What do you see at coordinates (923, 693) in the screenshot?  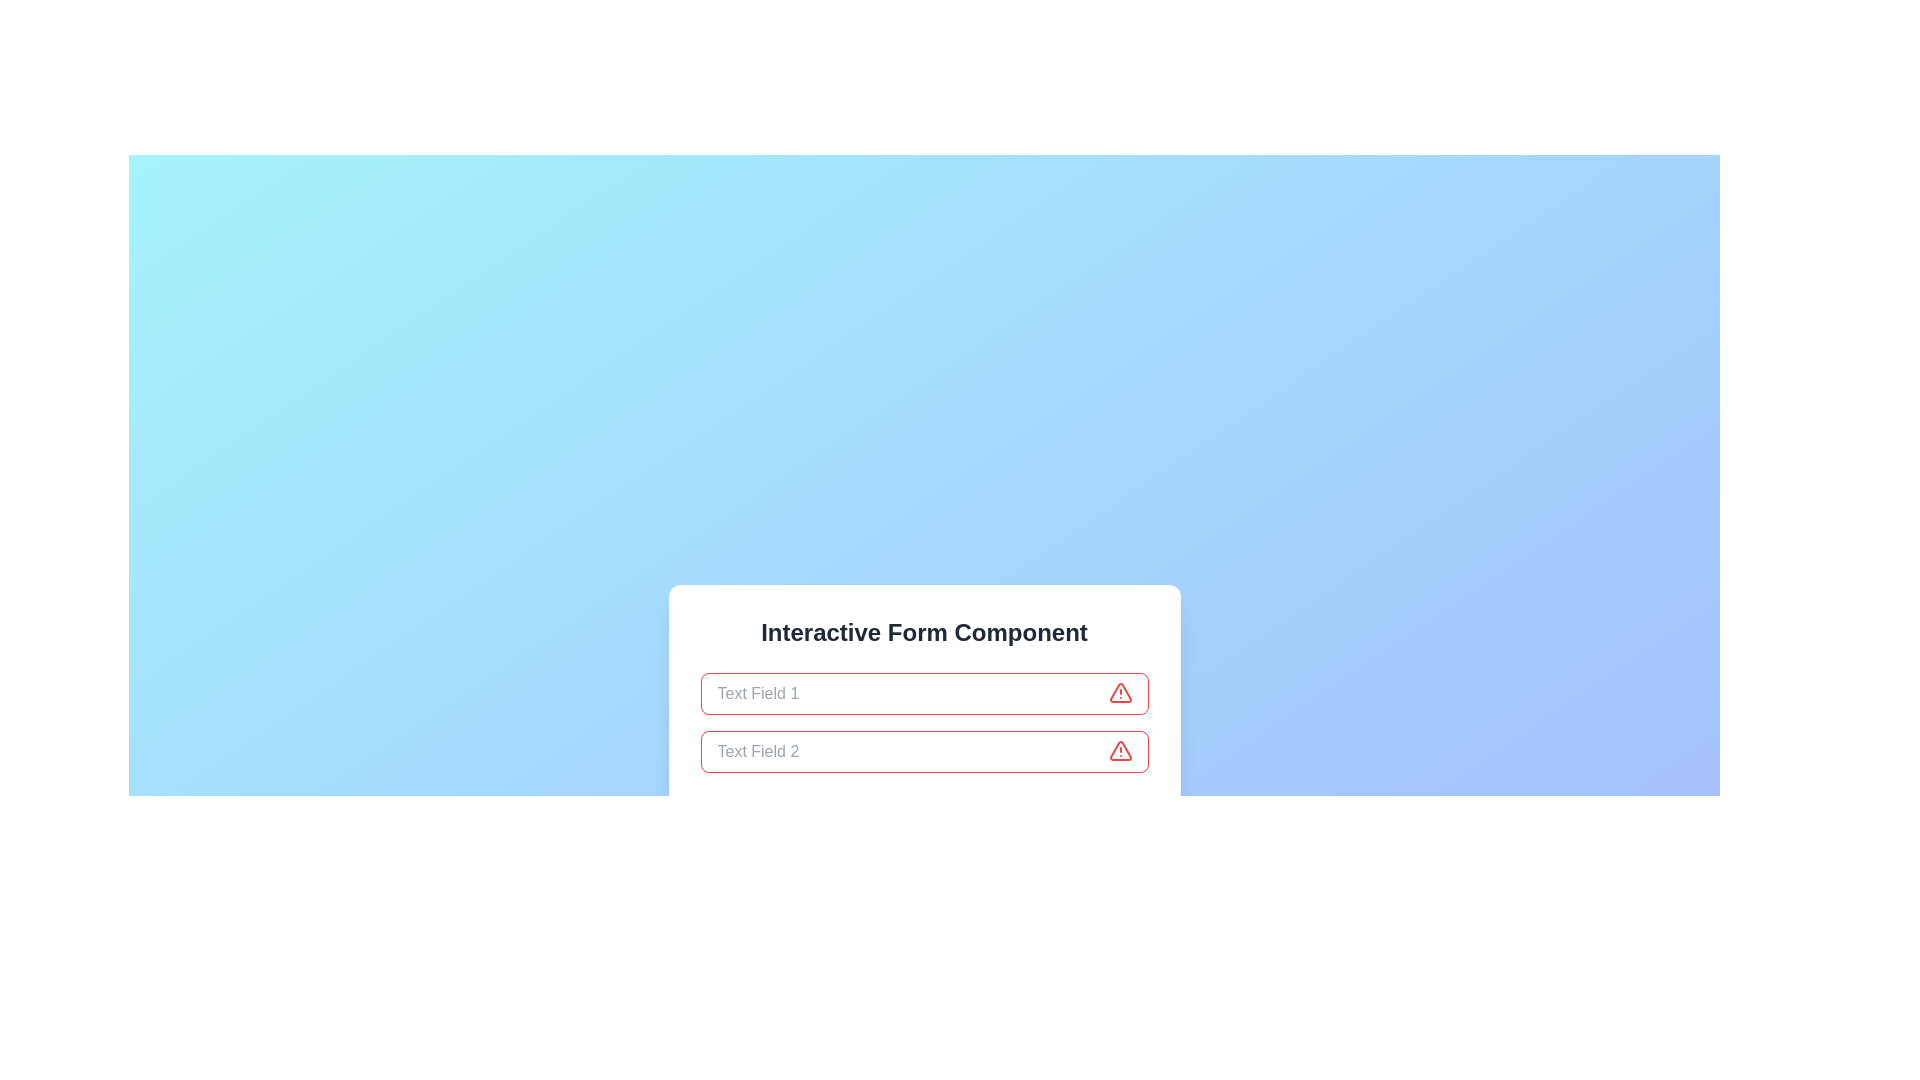 I see `the red warning icon associated with the first input field in the form below the title 'Interactive Form Component'` at bounding box center [923, 693].